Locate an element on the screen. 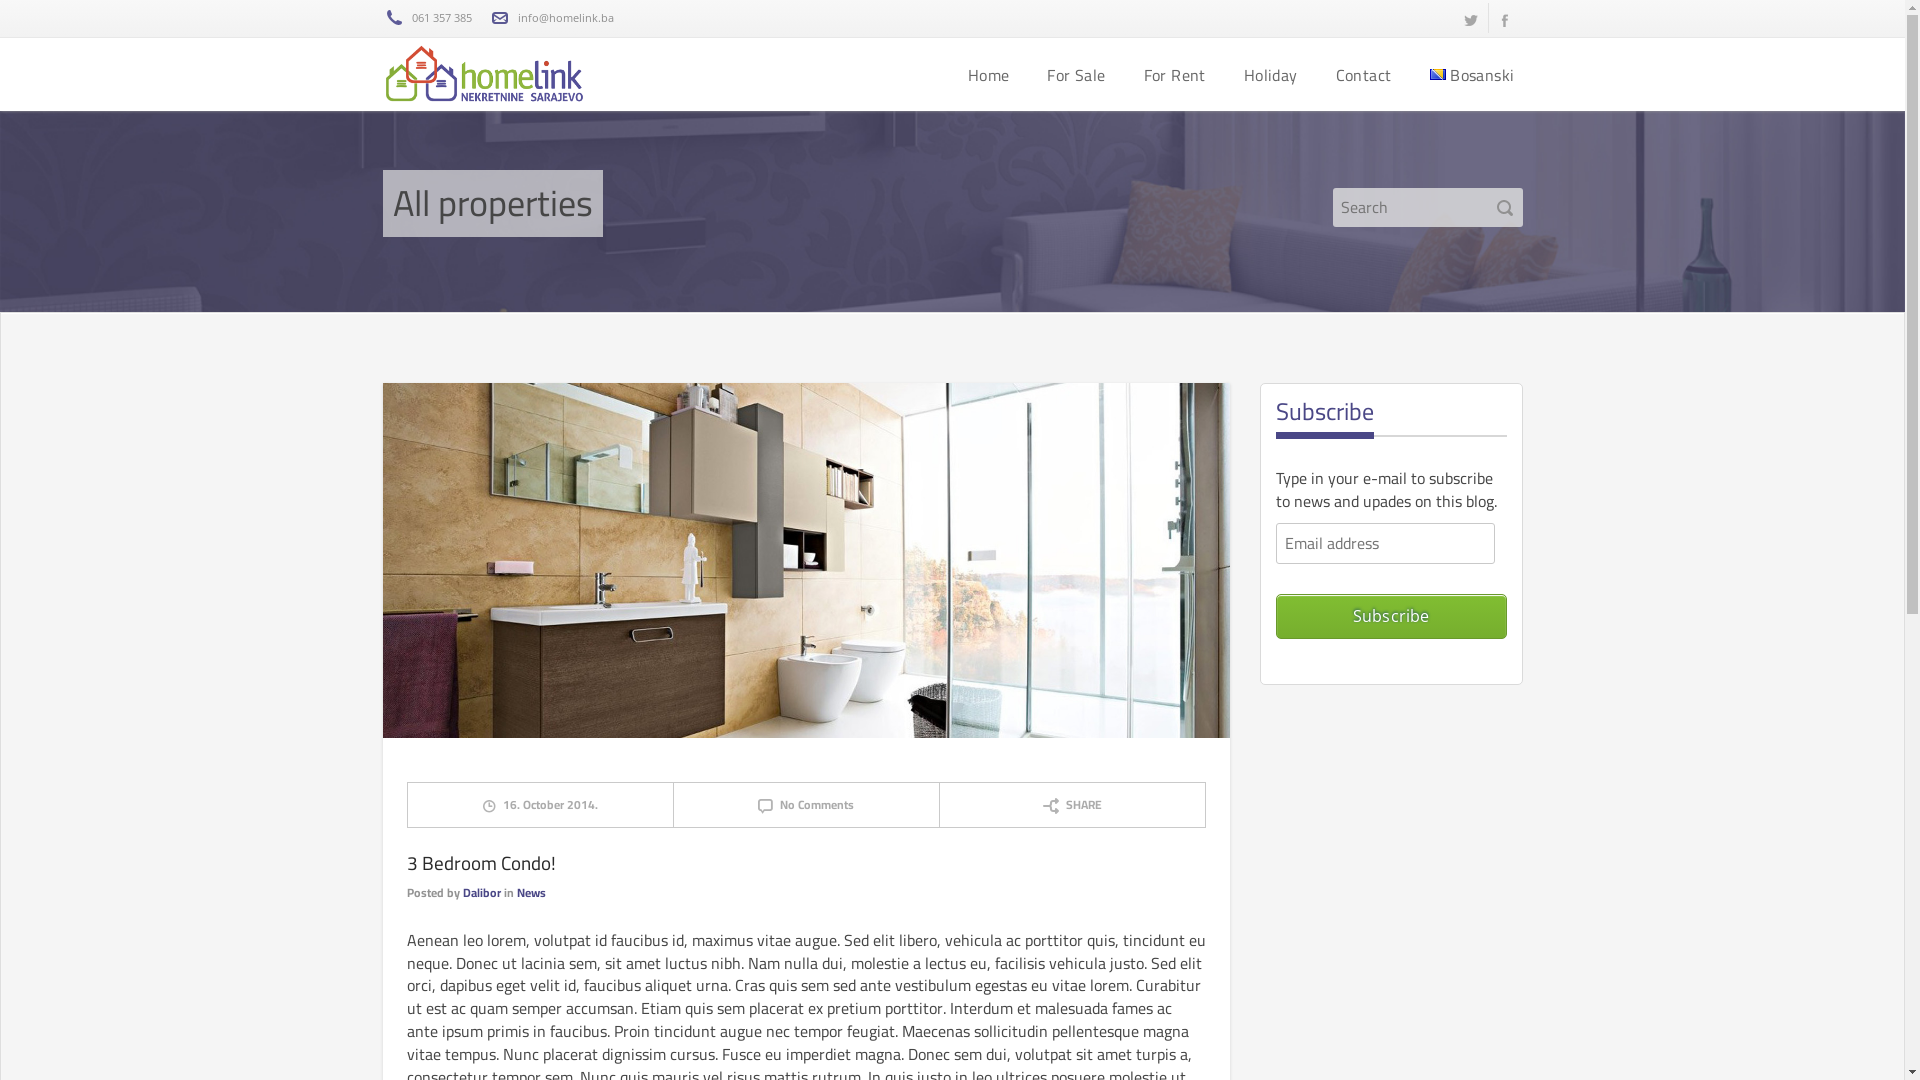 This screenshot has height=1080, width=1920. 'SHARE' is located at coordinates (1071, 803).